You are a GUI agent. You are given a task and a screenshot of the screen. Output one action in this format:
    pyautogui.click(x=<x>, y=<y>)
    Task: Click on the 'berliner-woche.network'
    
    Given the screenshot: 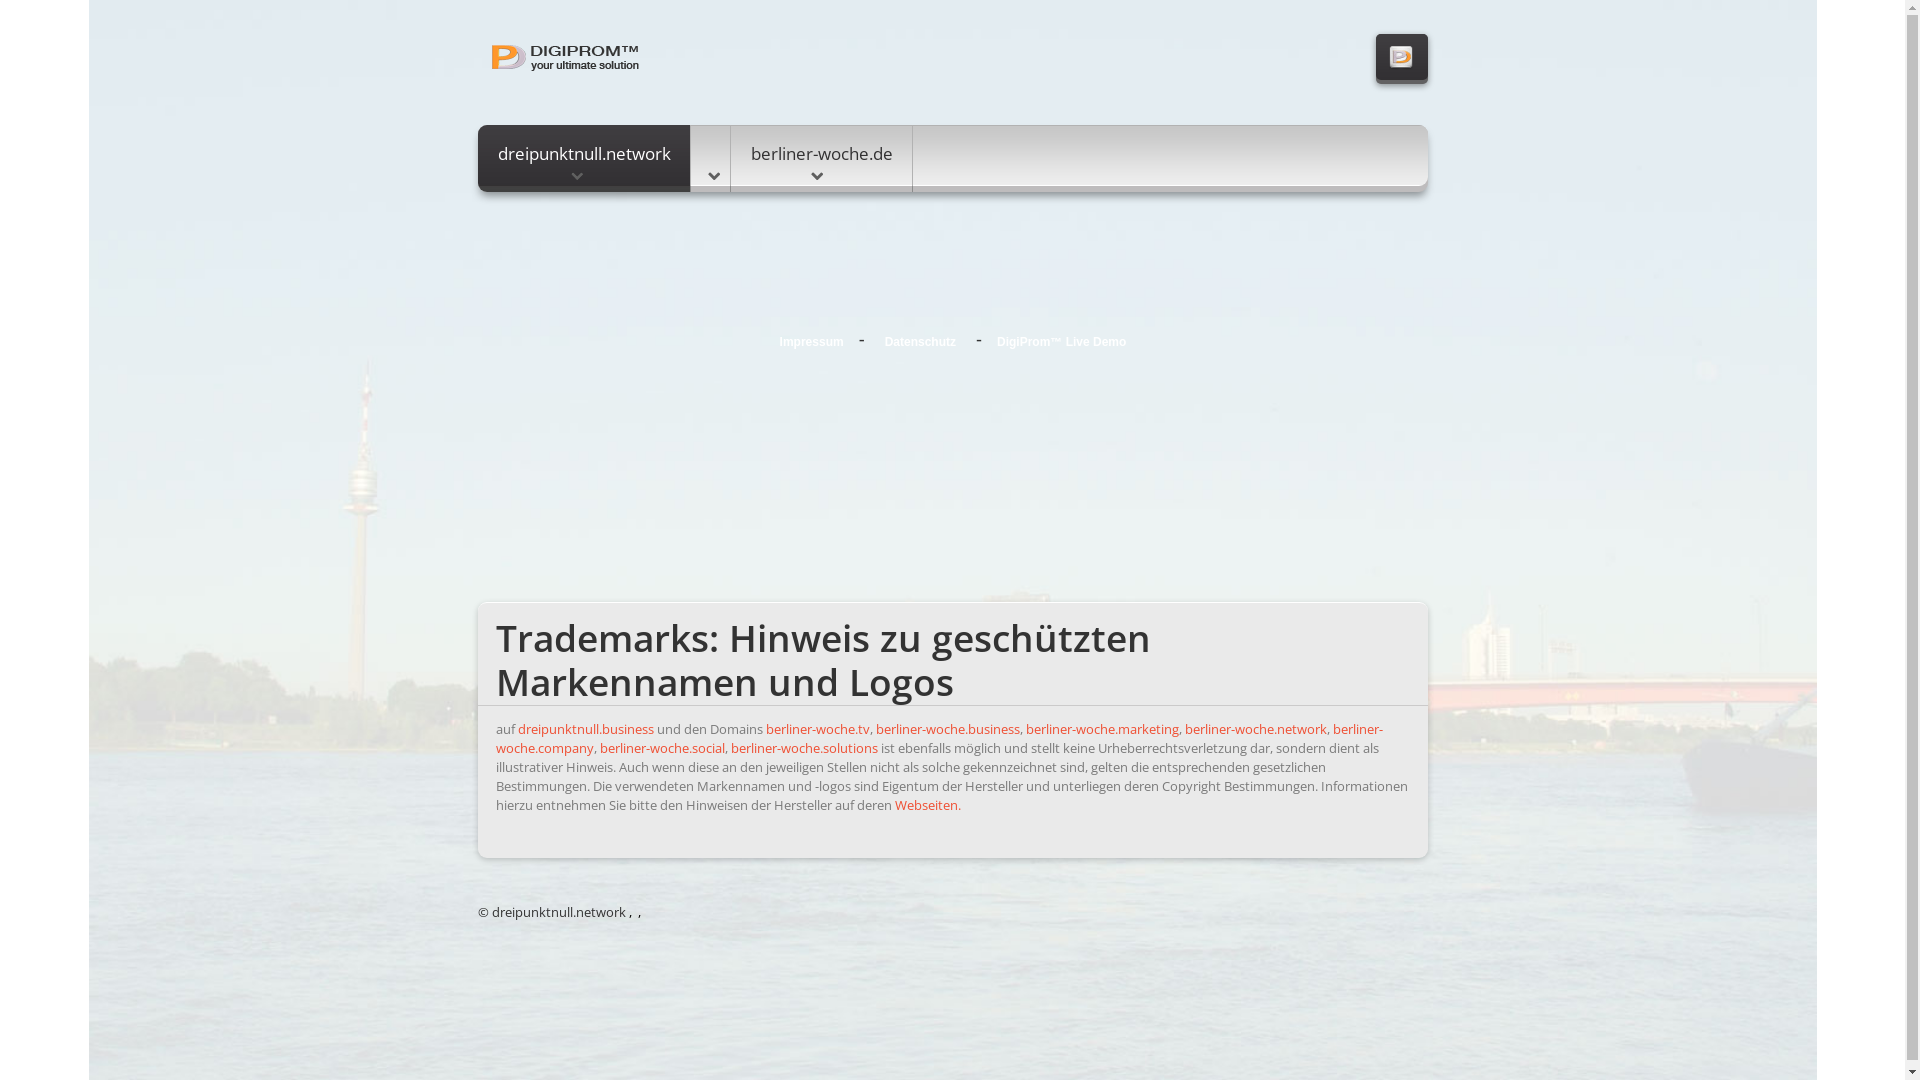 What is the action you would take?
    pyautogui.click(x=1253, y=729)
    